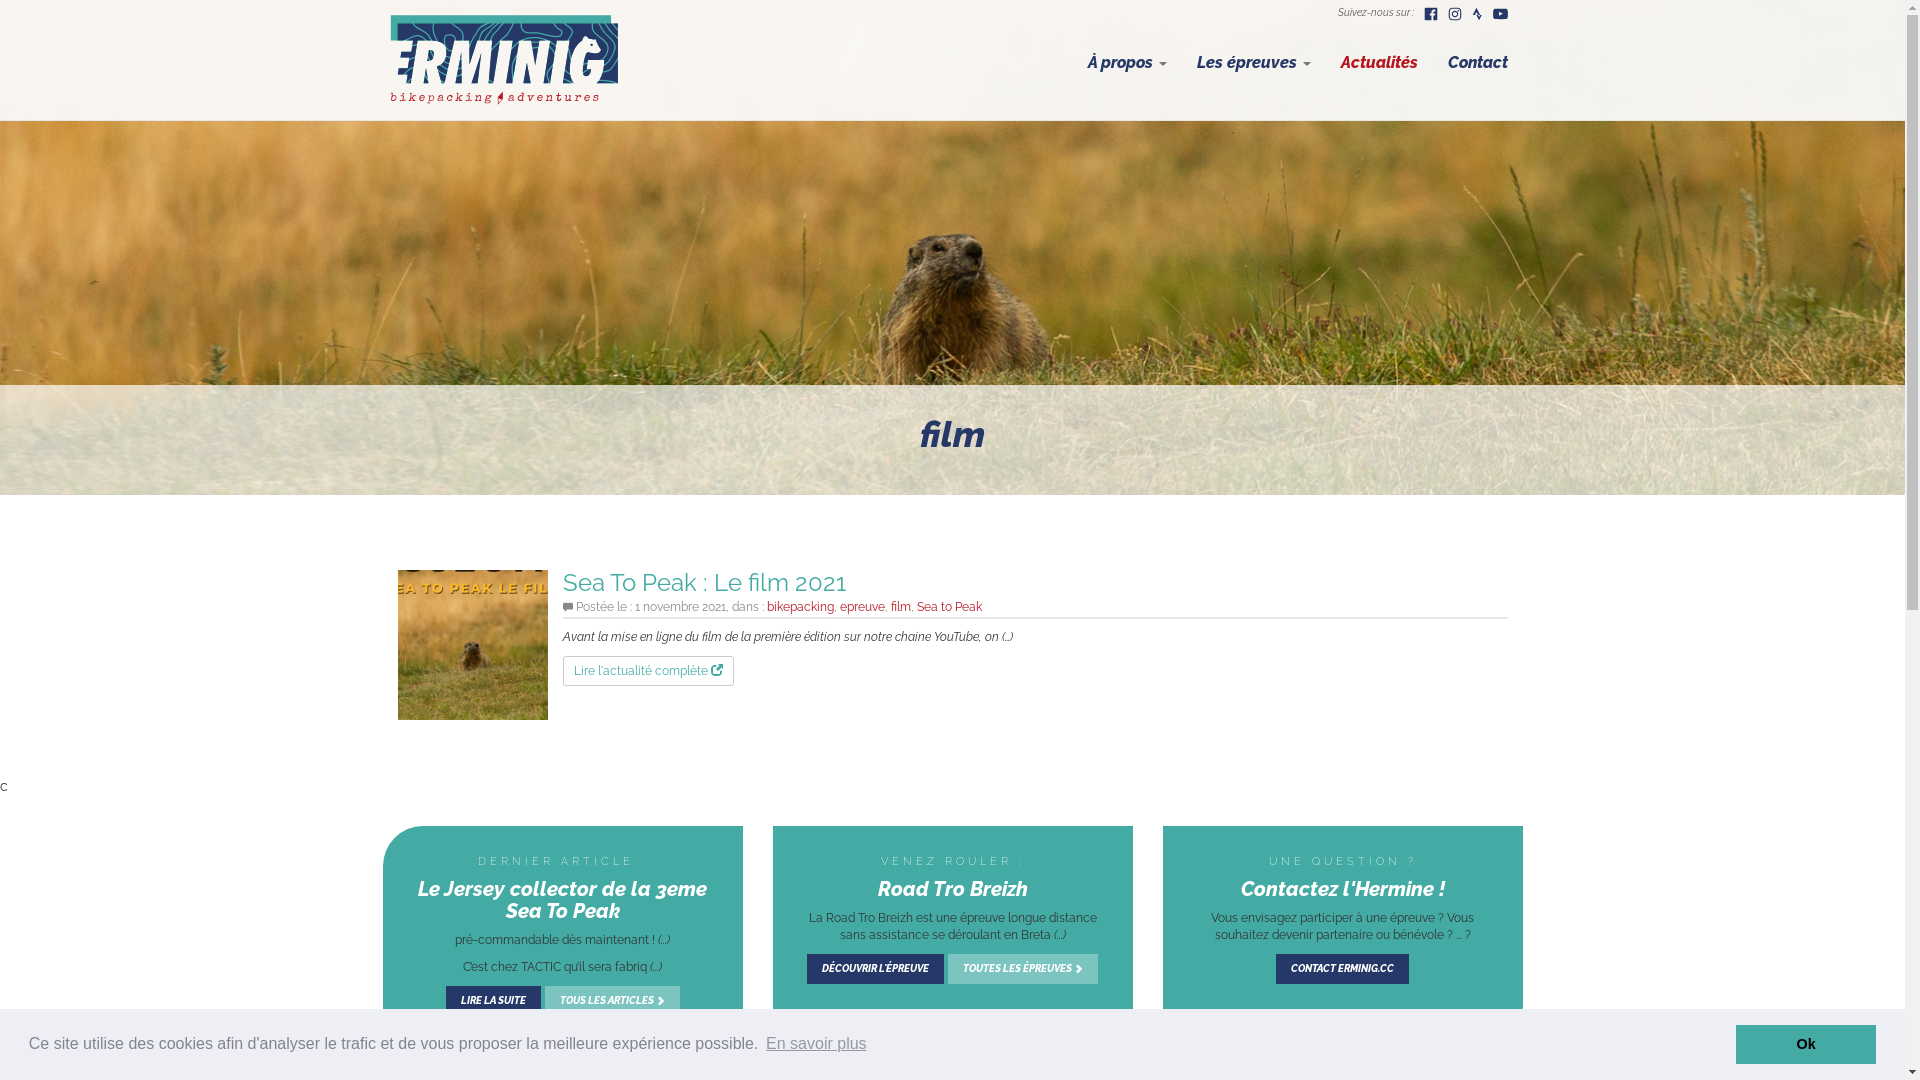 Image resolution: width=1920 pixels, height=1080 pixels. Describe the element at coordinates (1735, 1043) in the screenshot. I see `'Ok'` at that location.